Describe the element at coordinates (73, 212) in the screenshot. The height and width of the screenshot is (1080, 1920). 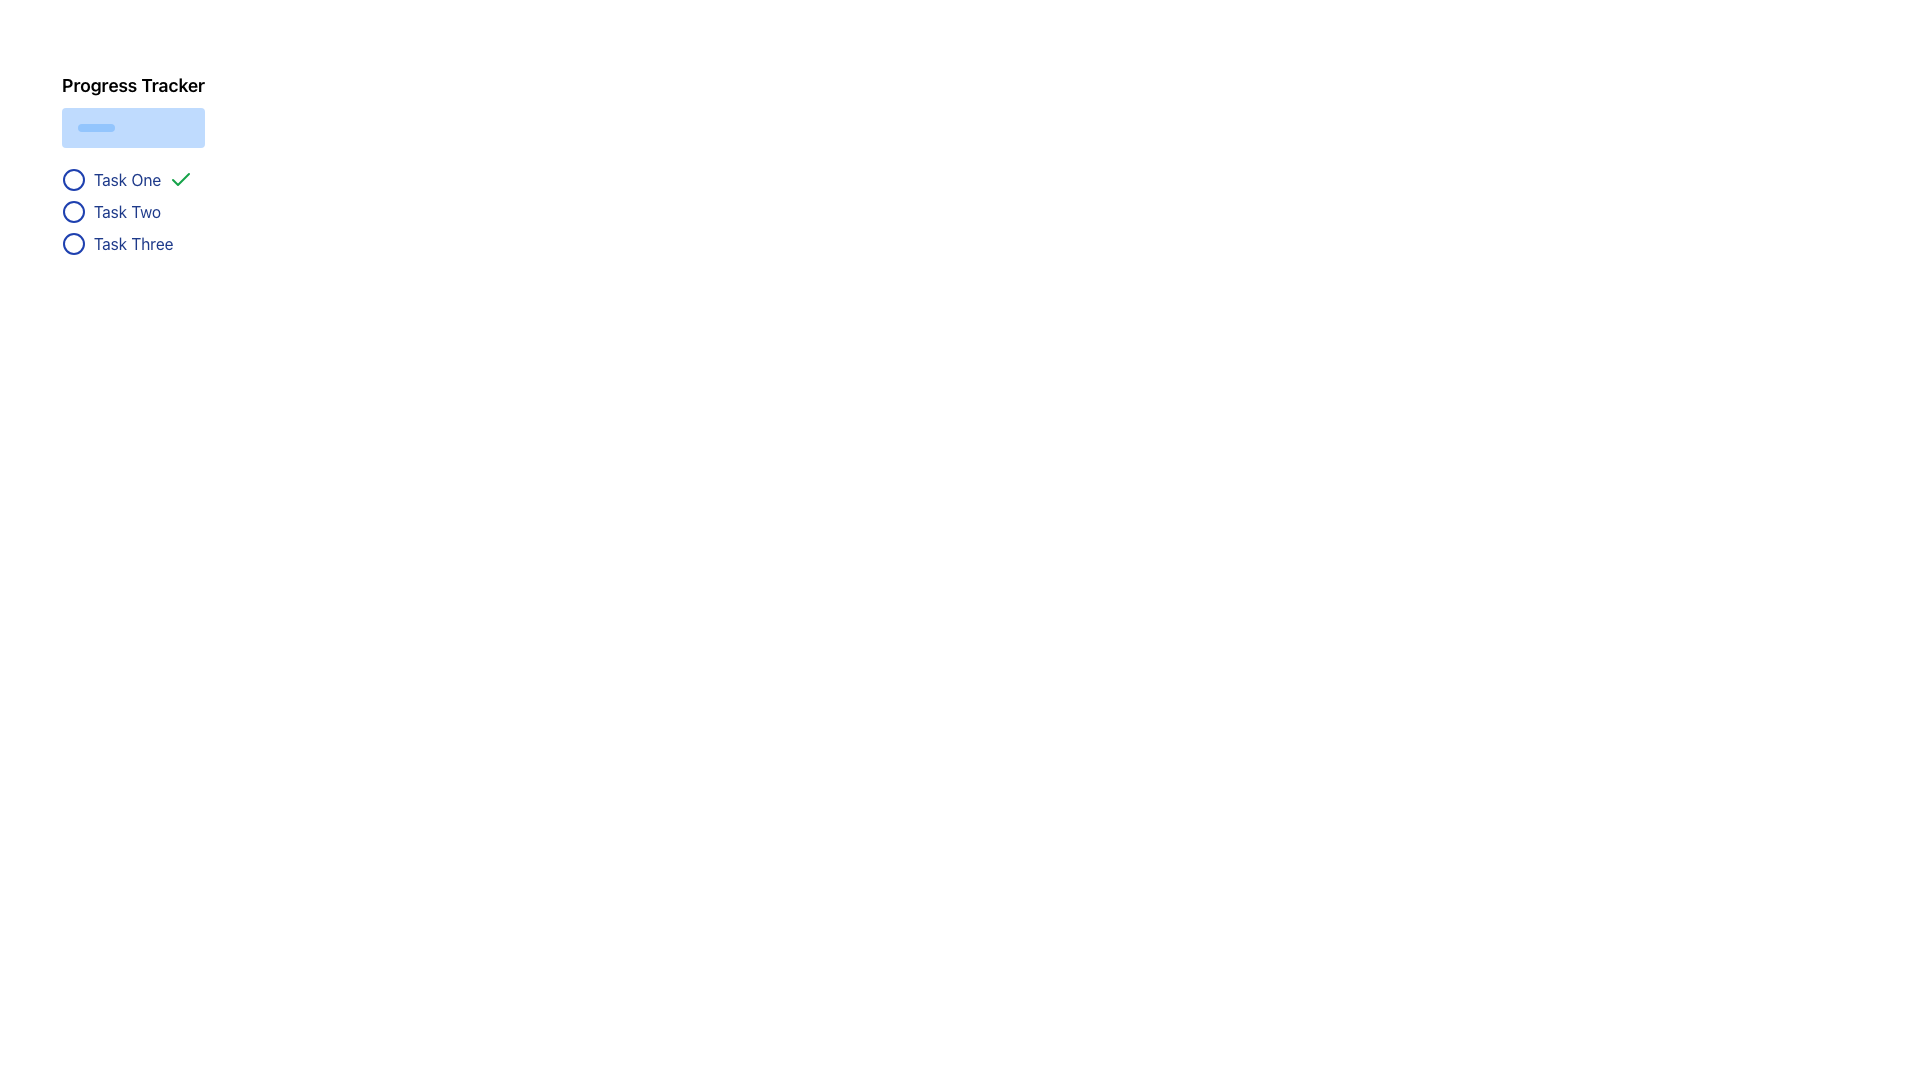
I see `the status indicator icon for 'Task Two', located to the left of the task text` at that location.